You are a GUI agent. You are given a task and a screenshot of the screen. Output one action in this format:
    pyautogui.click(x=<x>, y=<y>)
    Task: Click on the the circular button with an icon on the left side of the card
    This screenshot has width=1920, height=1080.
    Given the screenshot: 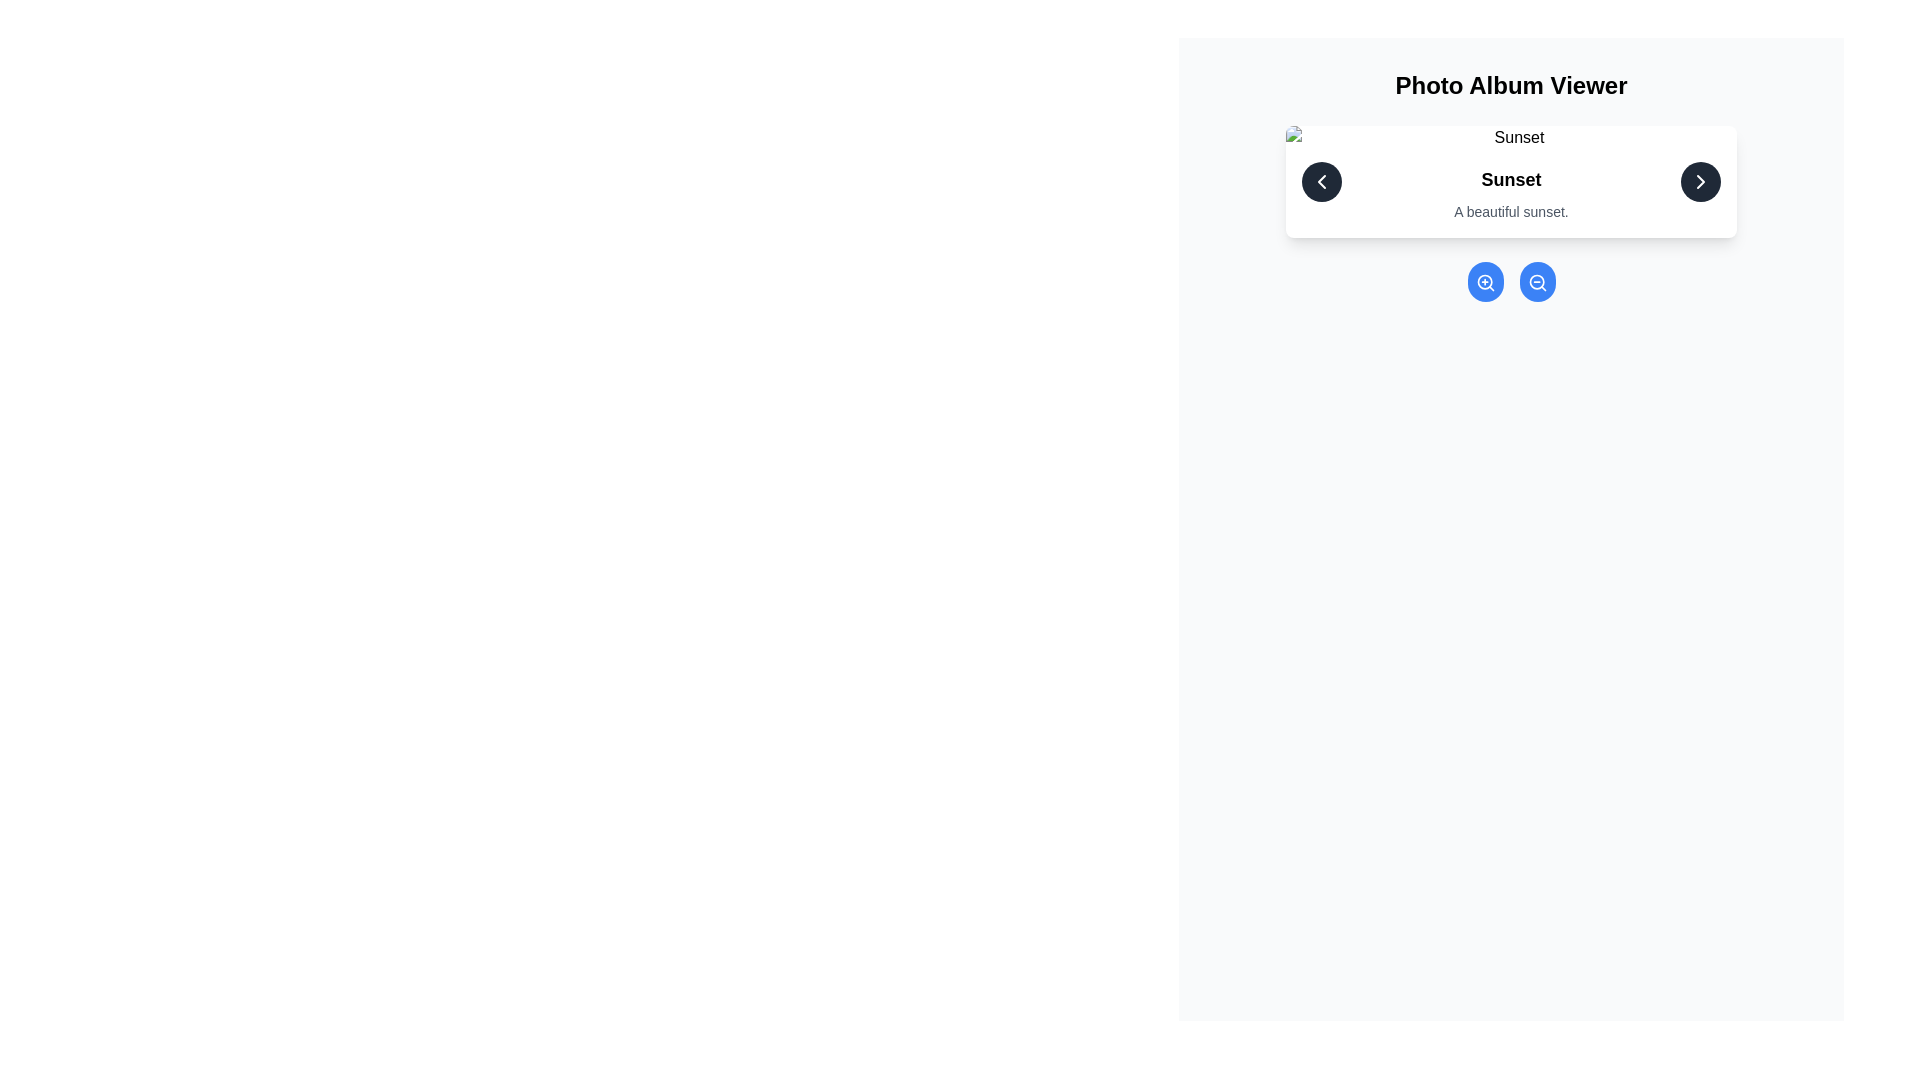 What is the action you would take?
    pyautogui.click(x=1321, y=181)
    